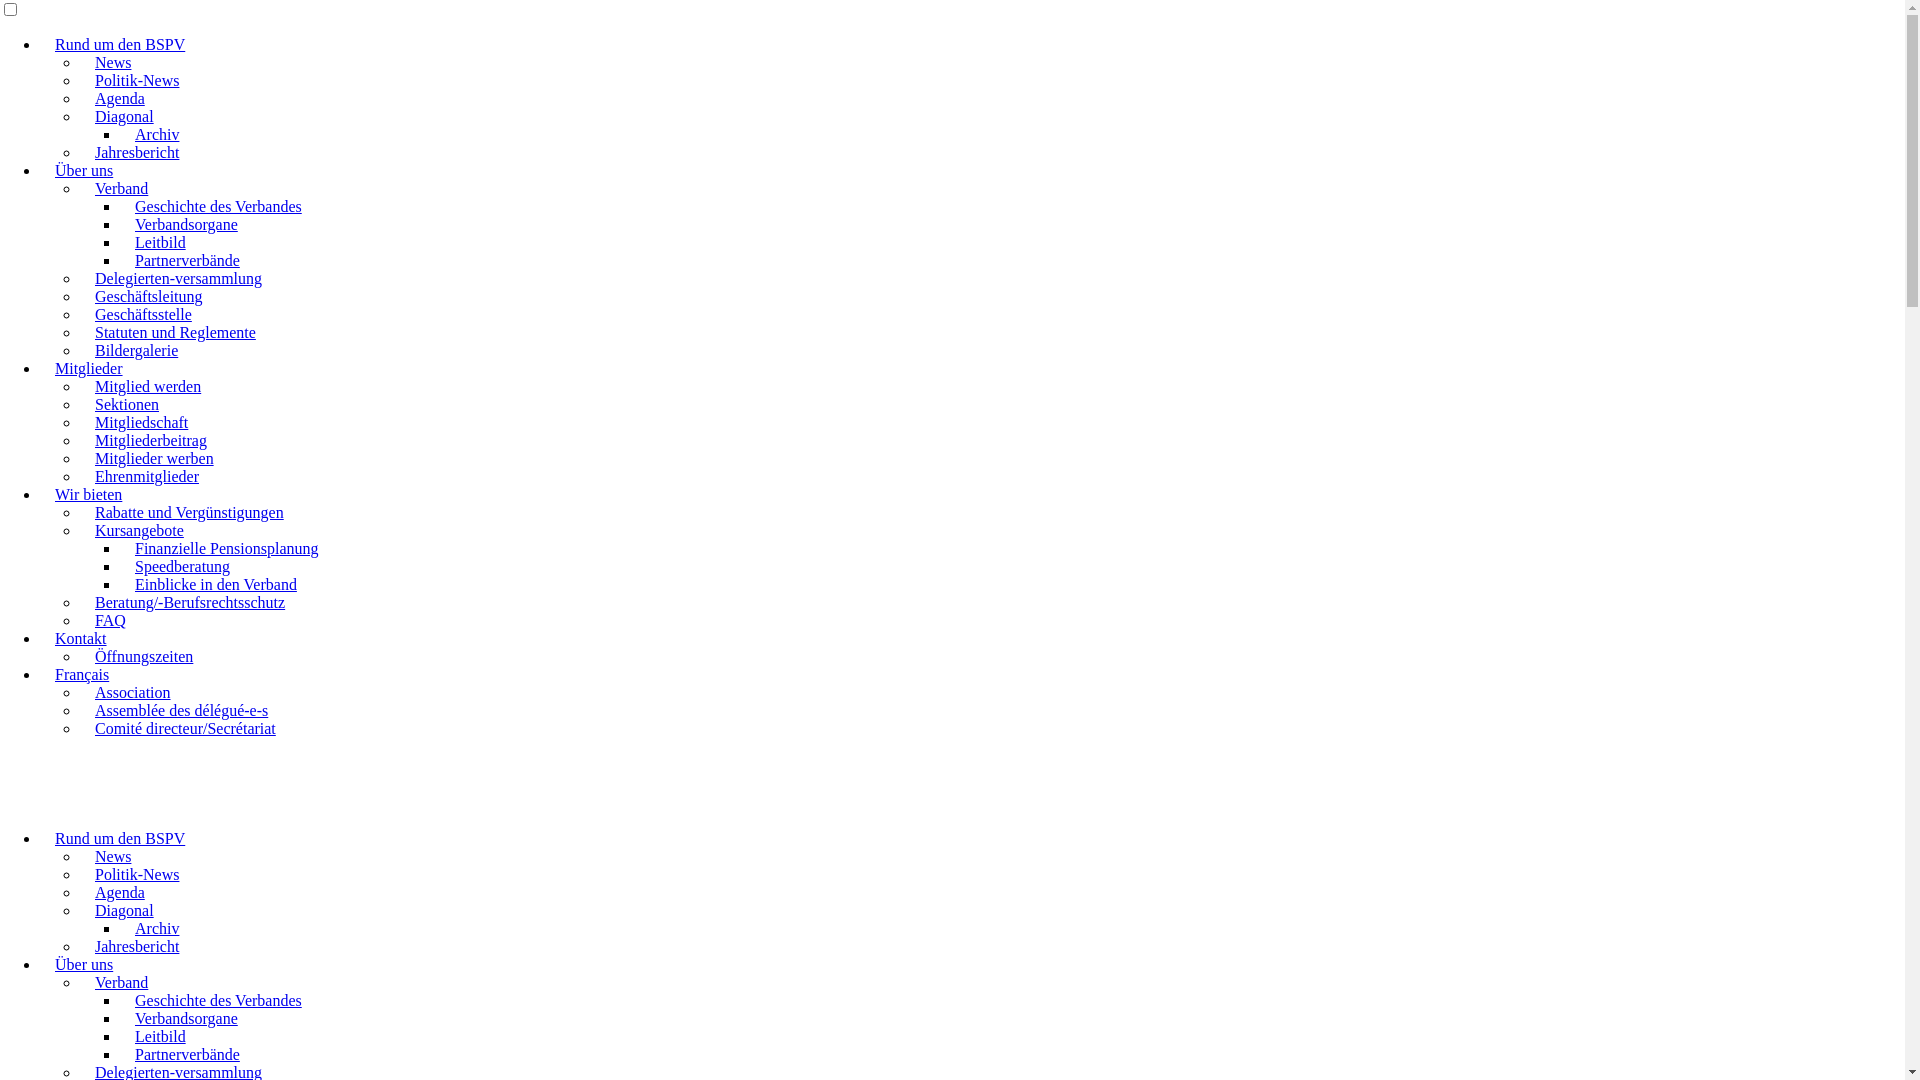 The width and height of the screenshot is (1920, 1080). I want to click on 'Speedberatung', so click(182, 566).